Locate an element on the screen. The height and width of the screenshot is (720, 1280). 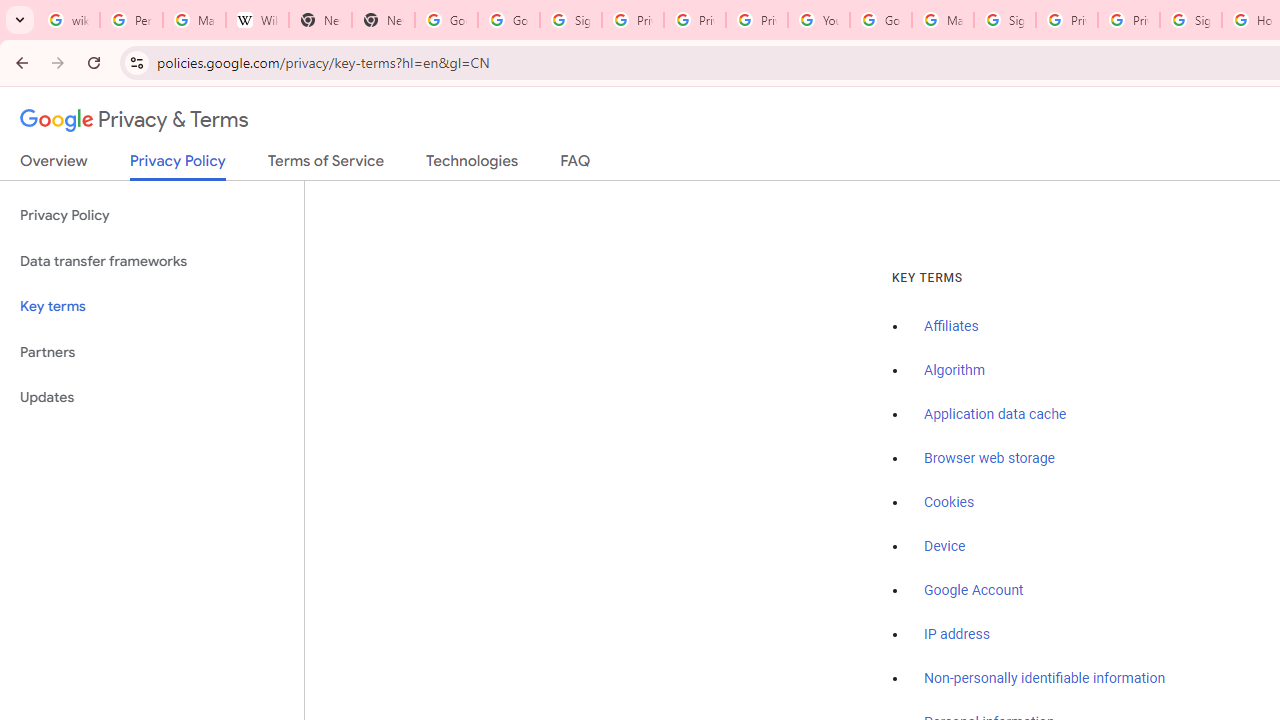
'Browser web storage' is located at coordinates (989, 458).